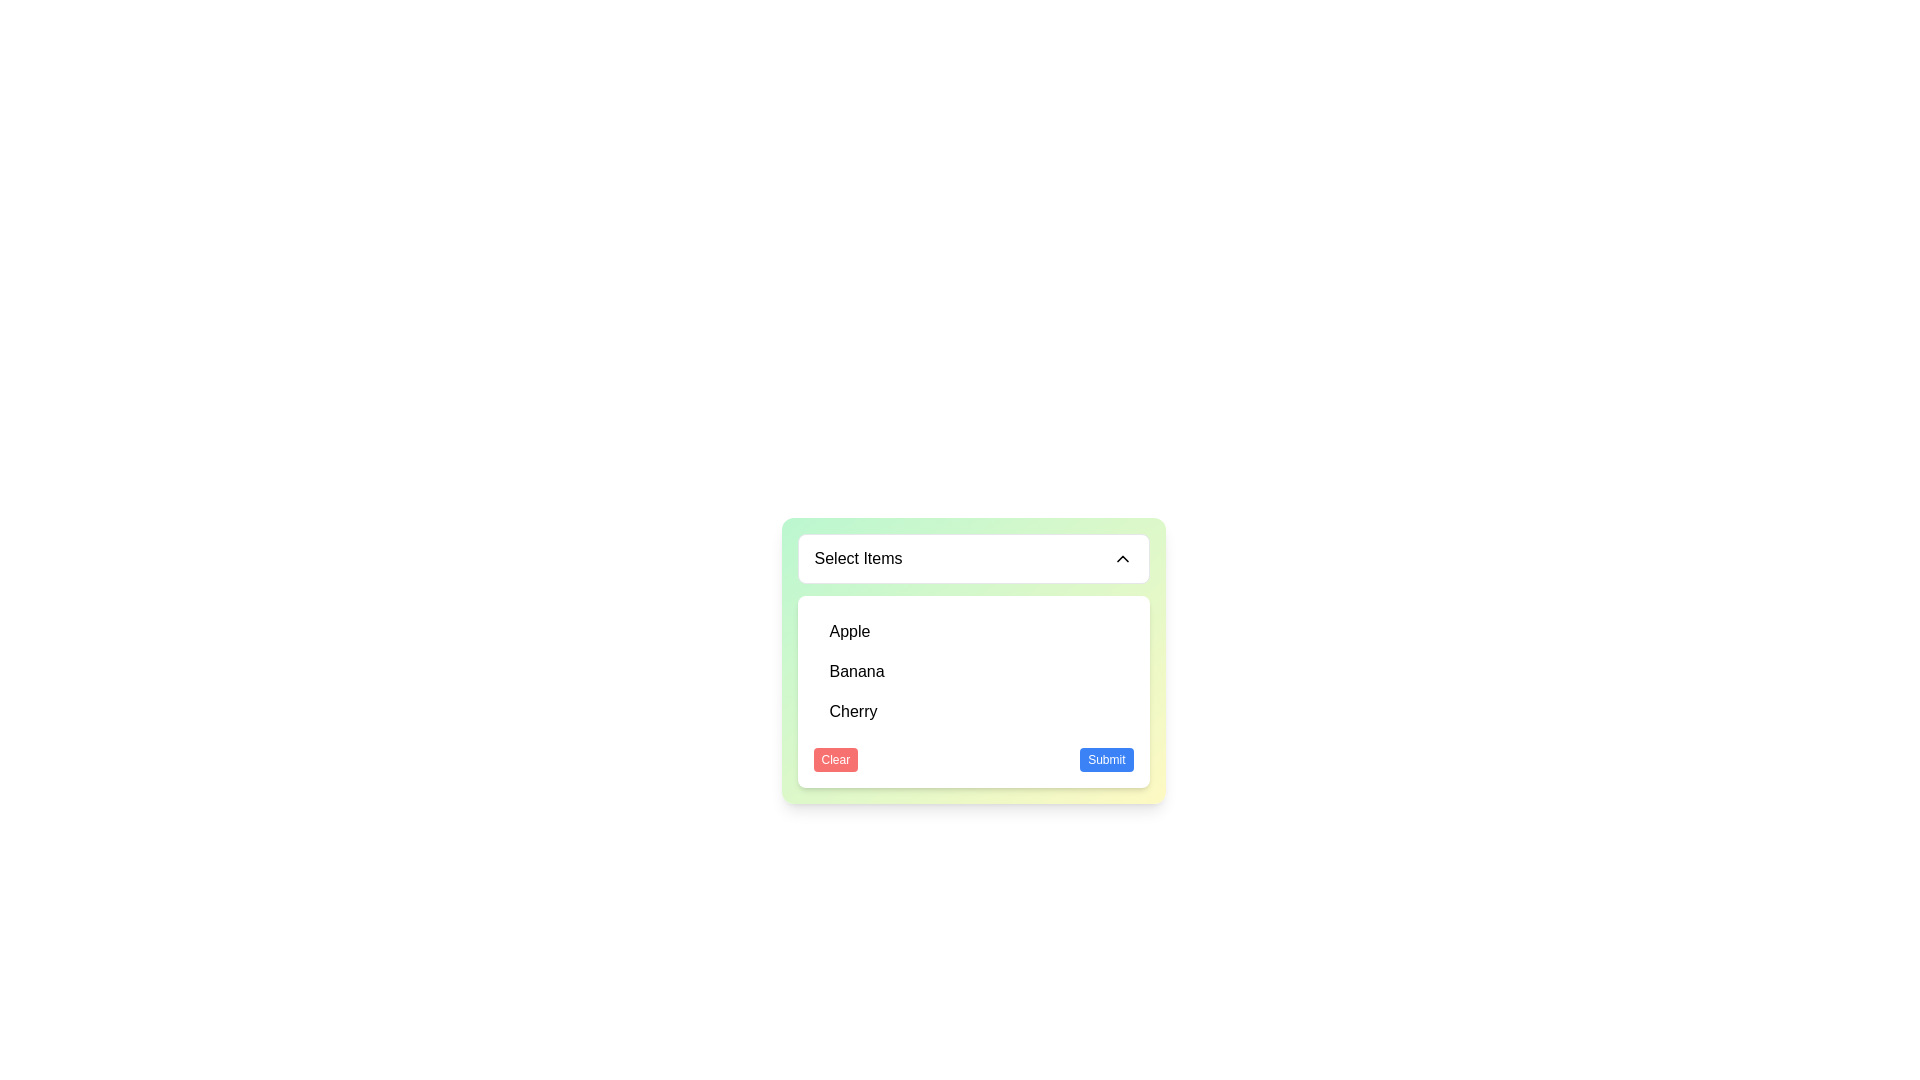 Image resolution: width=1920 pixels, height=1080 pixels. What do you see at coordinates (858, 559) in the screenshot?
I see `the Text label that serves as a title for the selection dropdown, located at the top-left corner of the rounded white box above the list of options` at bounding box center [858, 559].